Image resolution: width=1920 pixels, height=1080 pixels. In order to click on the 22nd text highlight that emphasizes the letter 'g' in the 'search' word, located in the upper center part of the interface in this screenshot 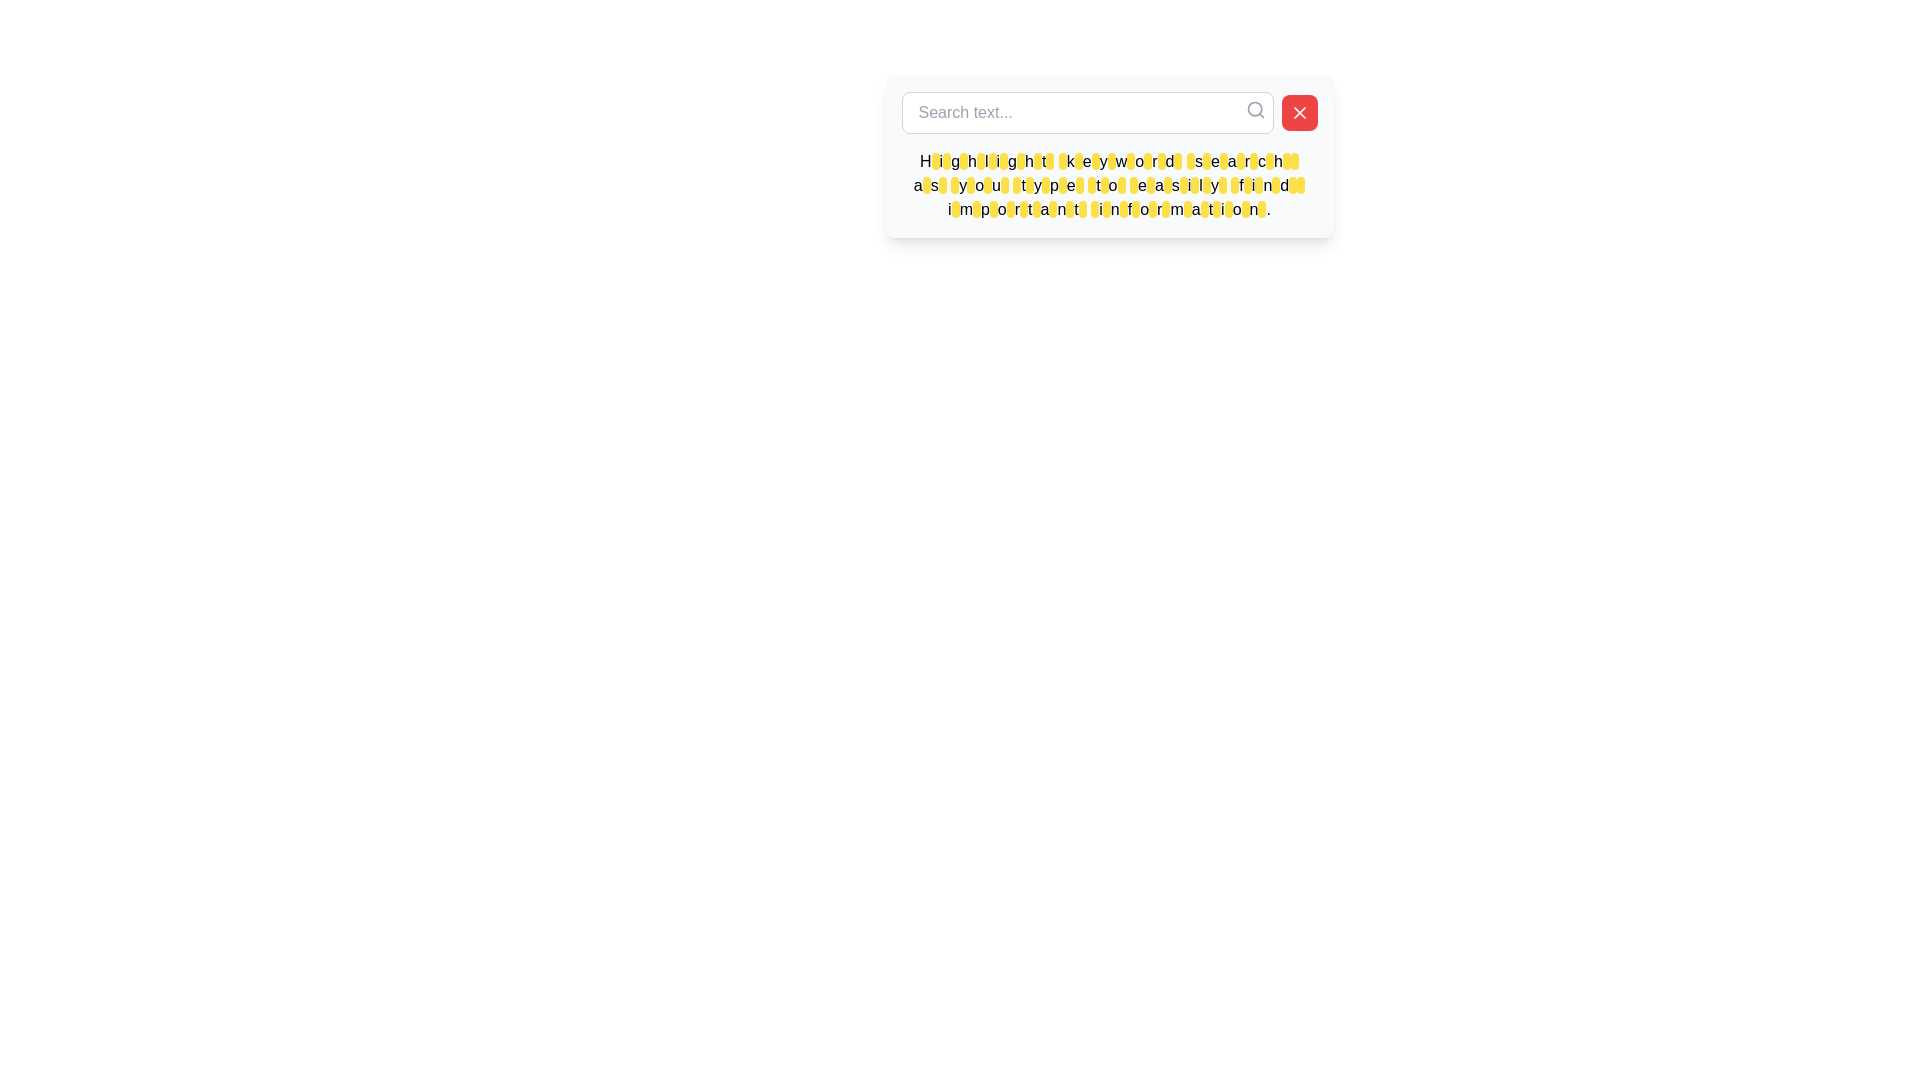, I will do `click(1239, 160)`.